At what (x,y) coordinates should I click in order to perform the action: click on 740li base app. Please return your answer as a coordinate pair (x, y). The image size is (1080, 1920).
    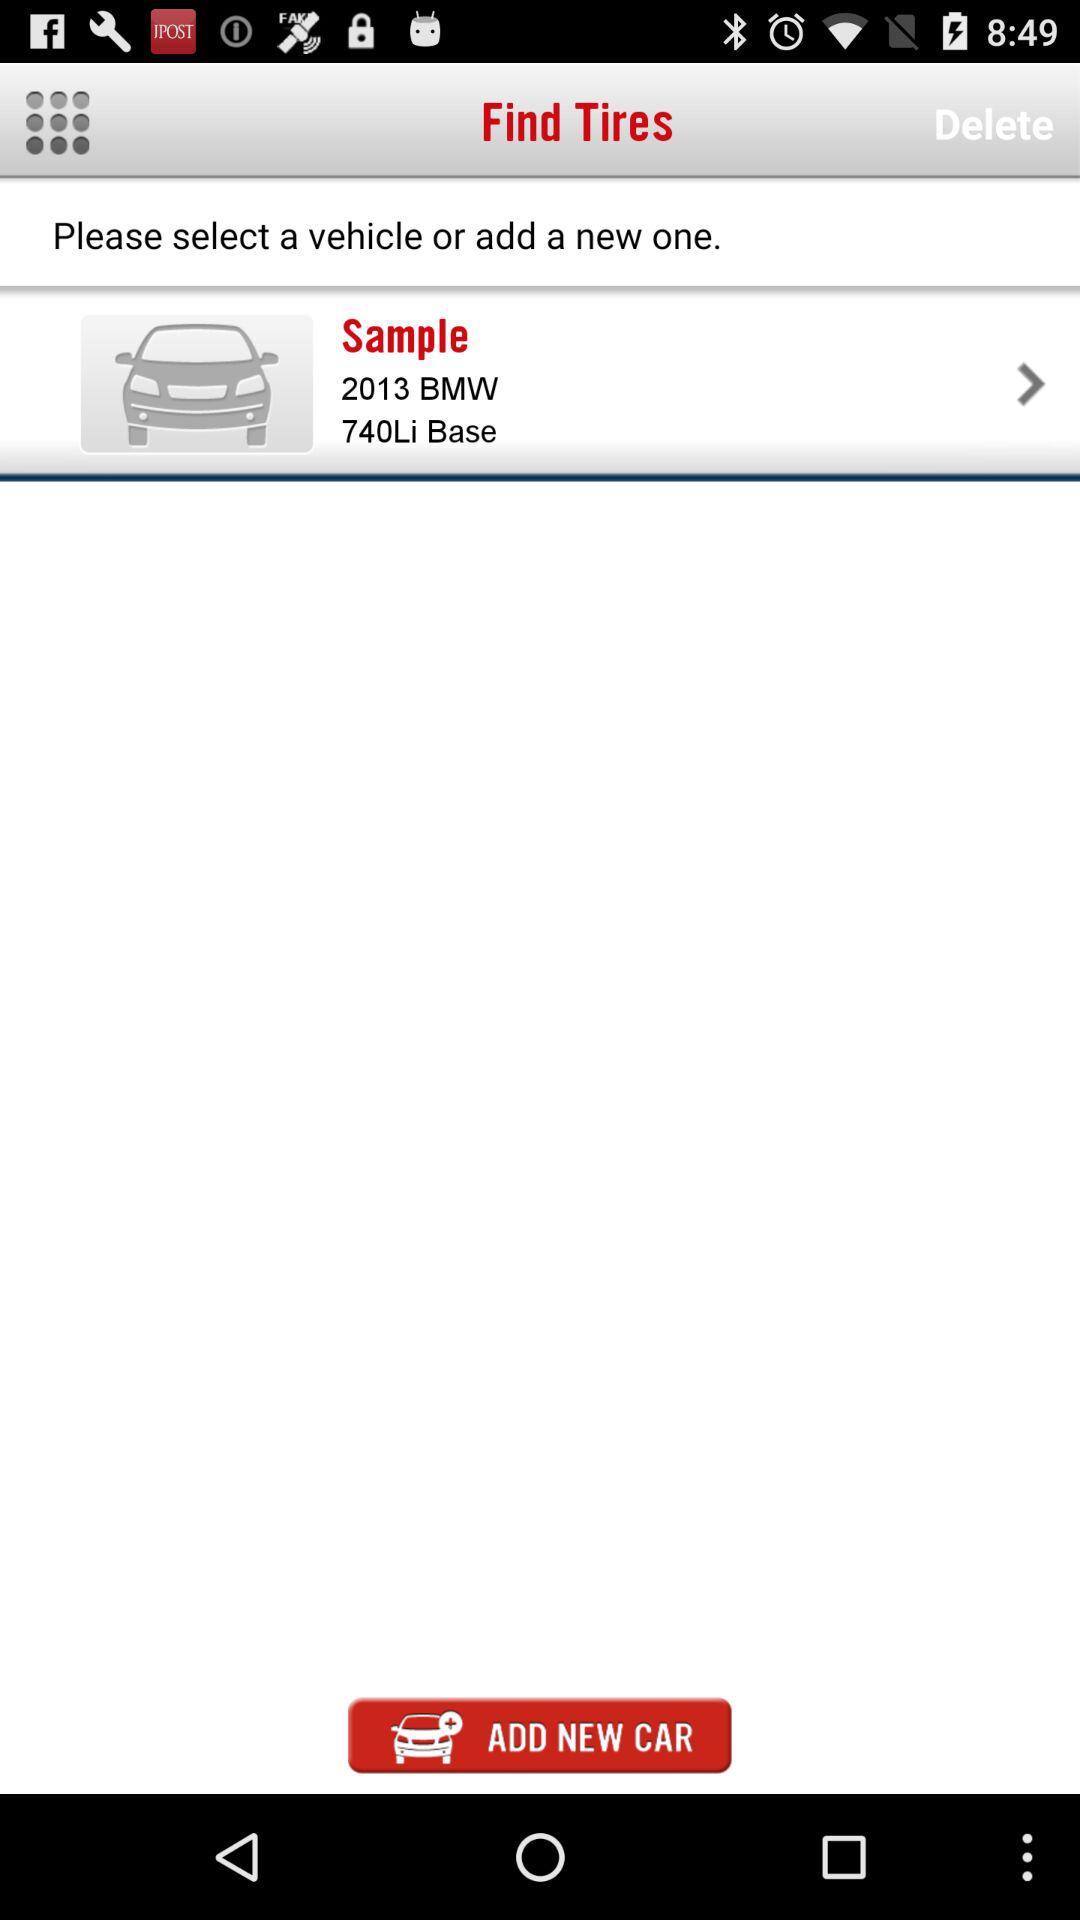
    Looking at the image, I should click on (675, 430).